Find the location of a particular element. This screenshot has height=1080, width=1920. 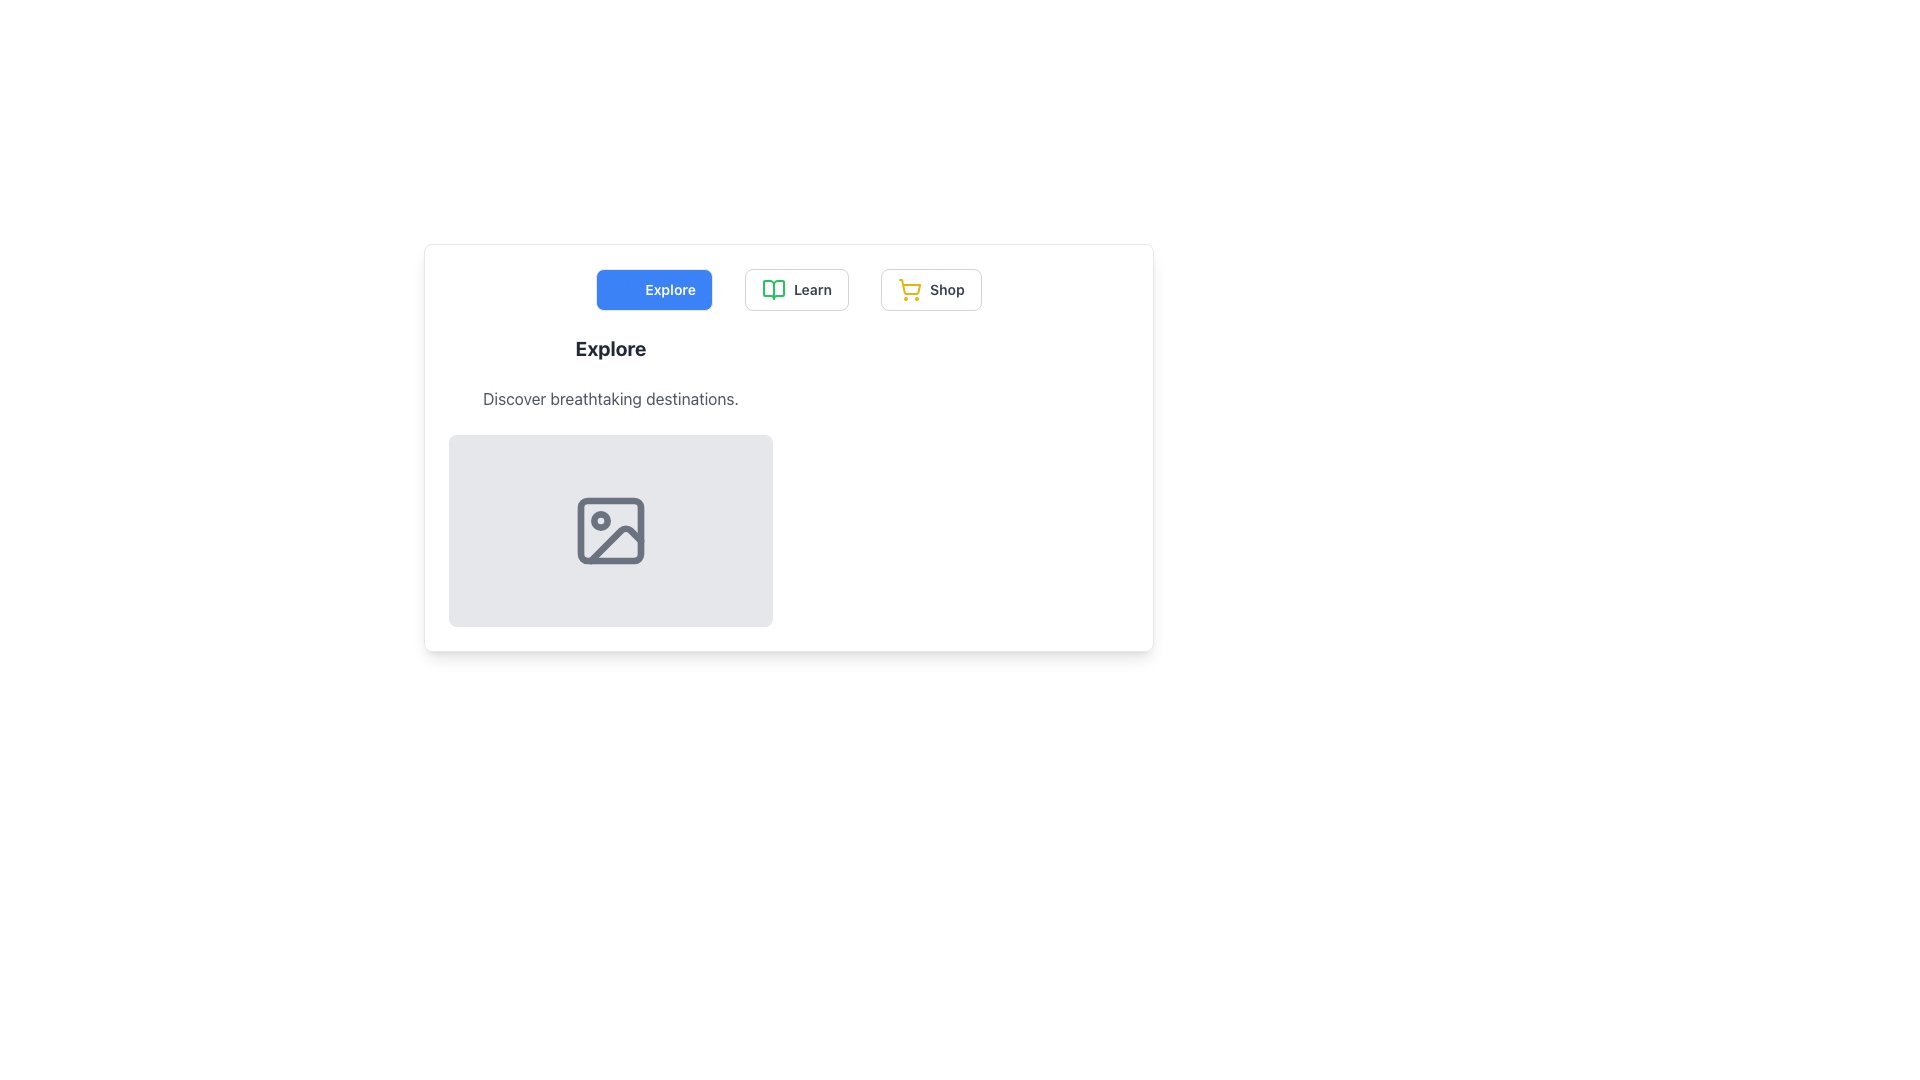

the shopping cart icon located on the right-most side of the button row in the navigation bar is located at coordinates (908, 289).